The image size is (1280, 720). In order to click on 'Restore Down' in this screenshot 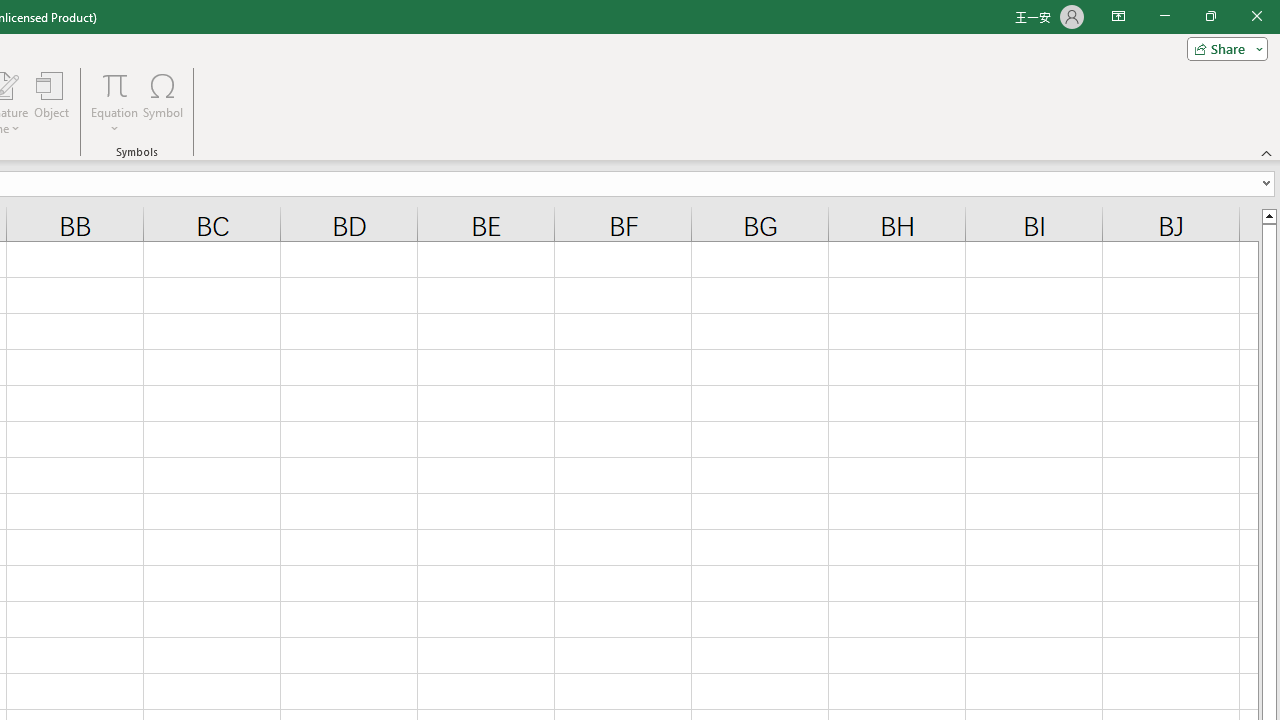, I will do `click(1209, 16)`.